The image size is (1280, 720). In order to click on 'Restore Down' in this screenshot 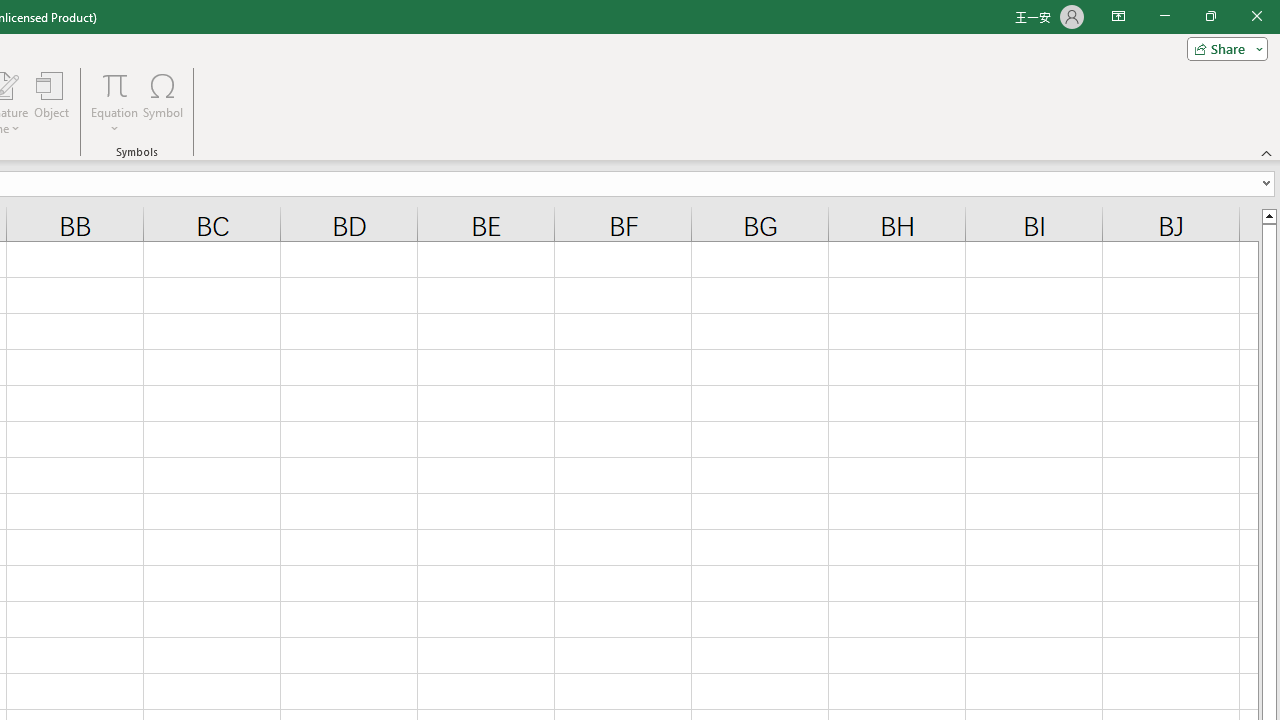, I will do `click(1209, 16)`.